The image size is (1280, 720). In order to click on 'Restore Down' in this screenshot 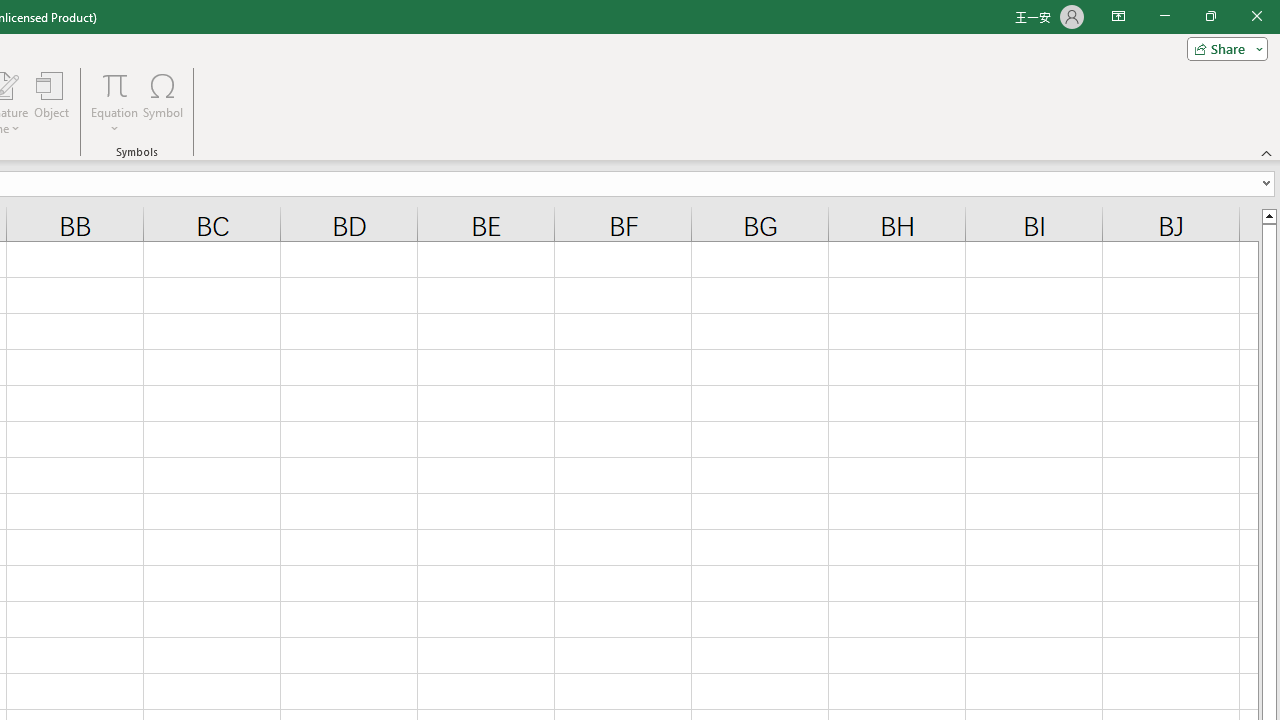, I will do `click(1209, 16)`.